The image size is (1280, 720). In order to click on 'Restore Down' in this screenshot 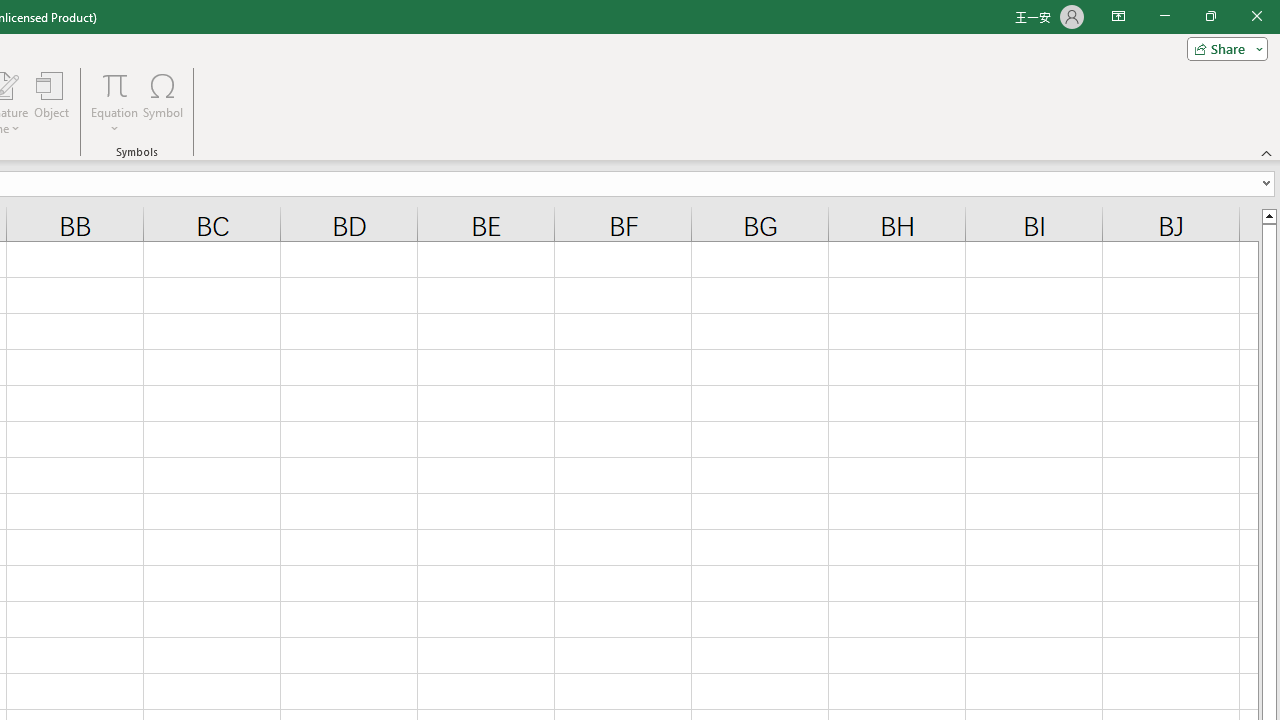, I will do `click(1209, 16)`.